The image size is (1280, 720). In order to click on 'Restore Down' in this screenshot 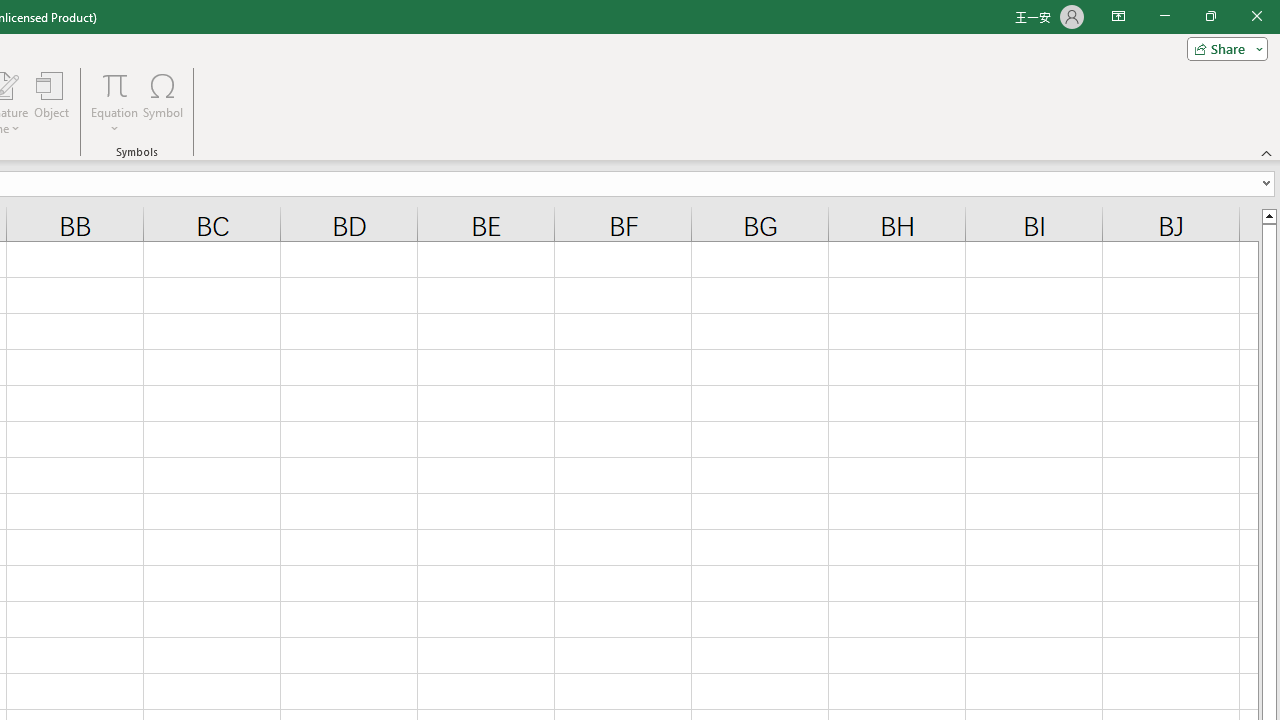, I will do `click(1209, 16)`.